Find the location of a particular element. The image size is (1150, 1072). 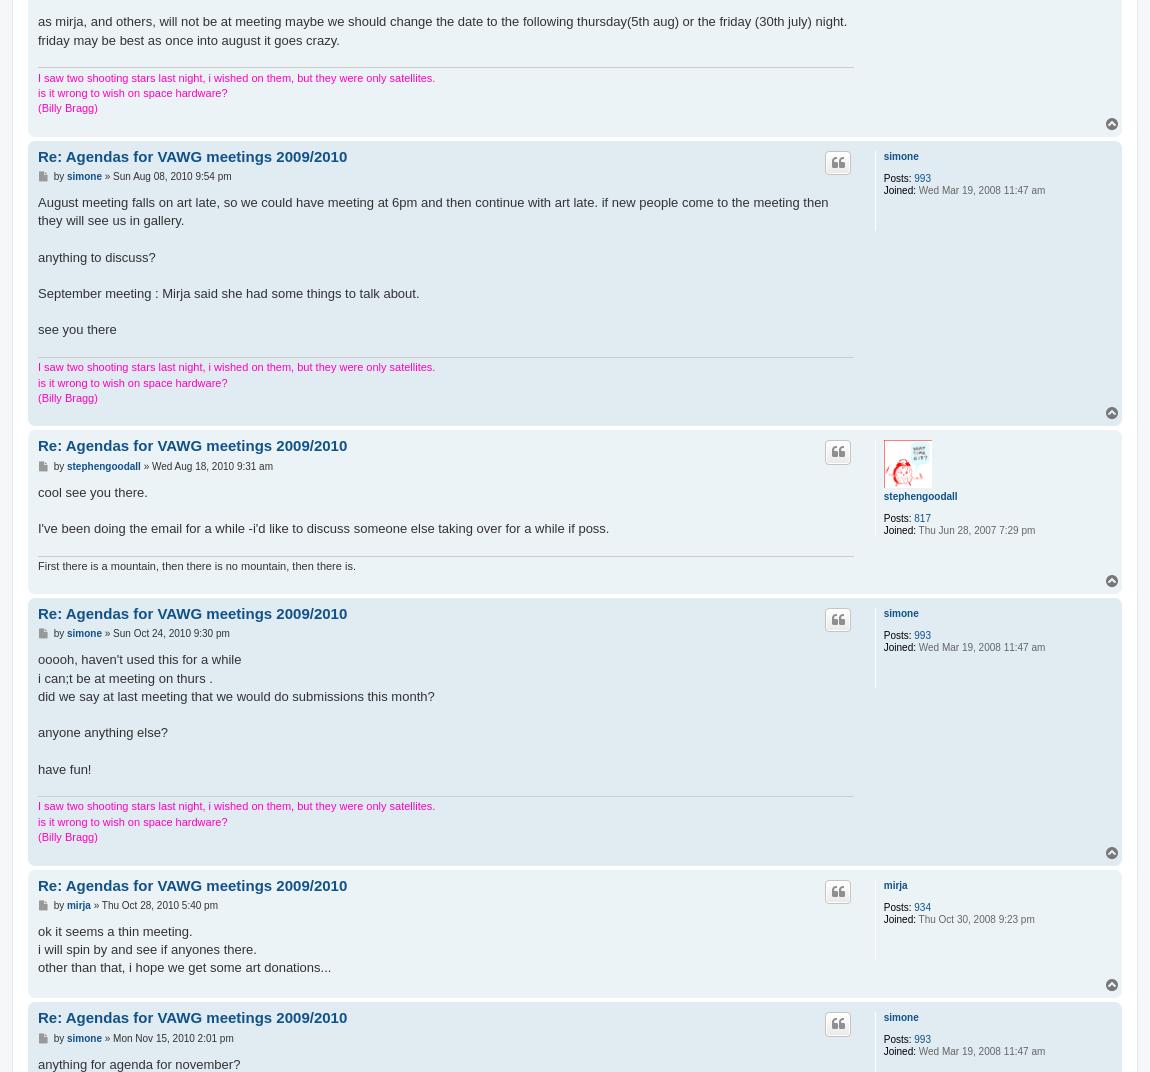

'Sun Aug 08, 2010 9:54 pm' is located at coordinates (112, 174).